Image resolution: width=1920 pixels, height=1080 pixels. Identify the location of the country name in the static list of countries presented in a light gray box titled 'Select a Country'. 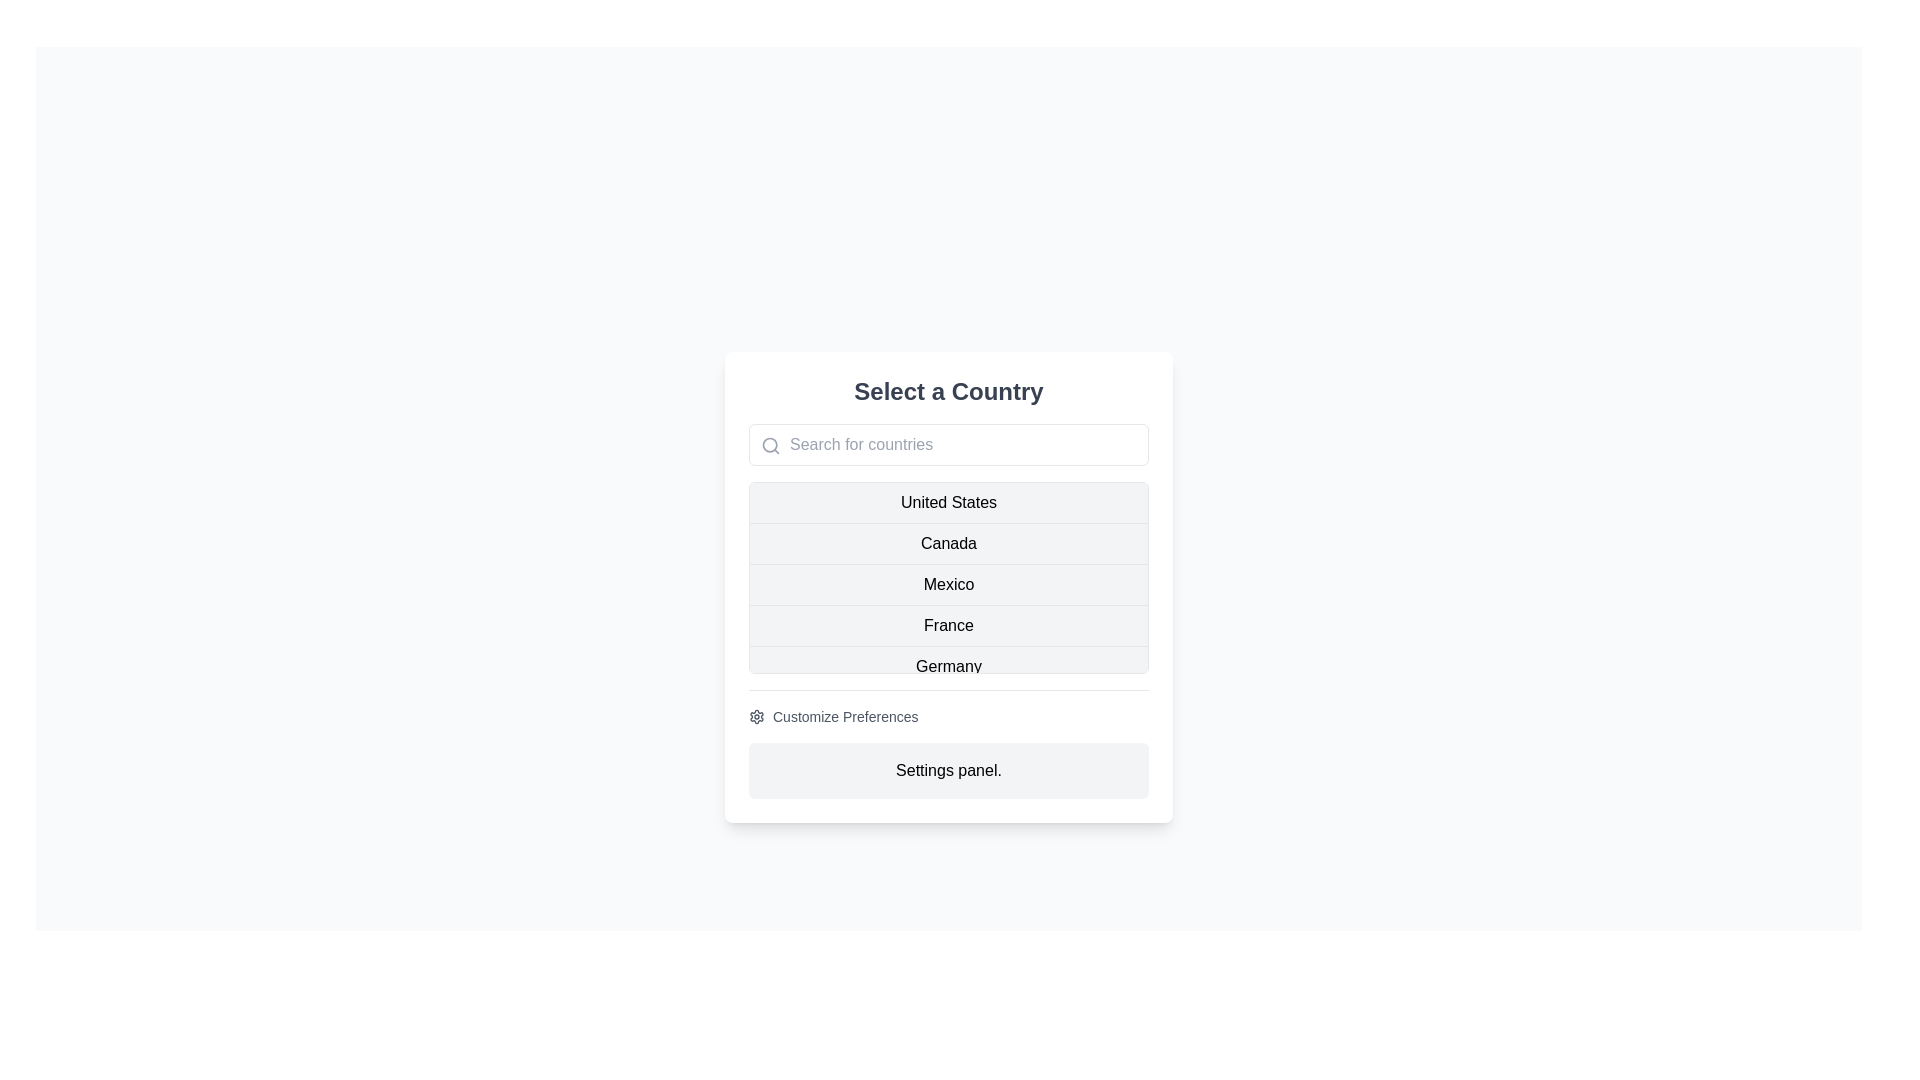
(948, 577).